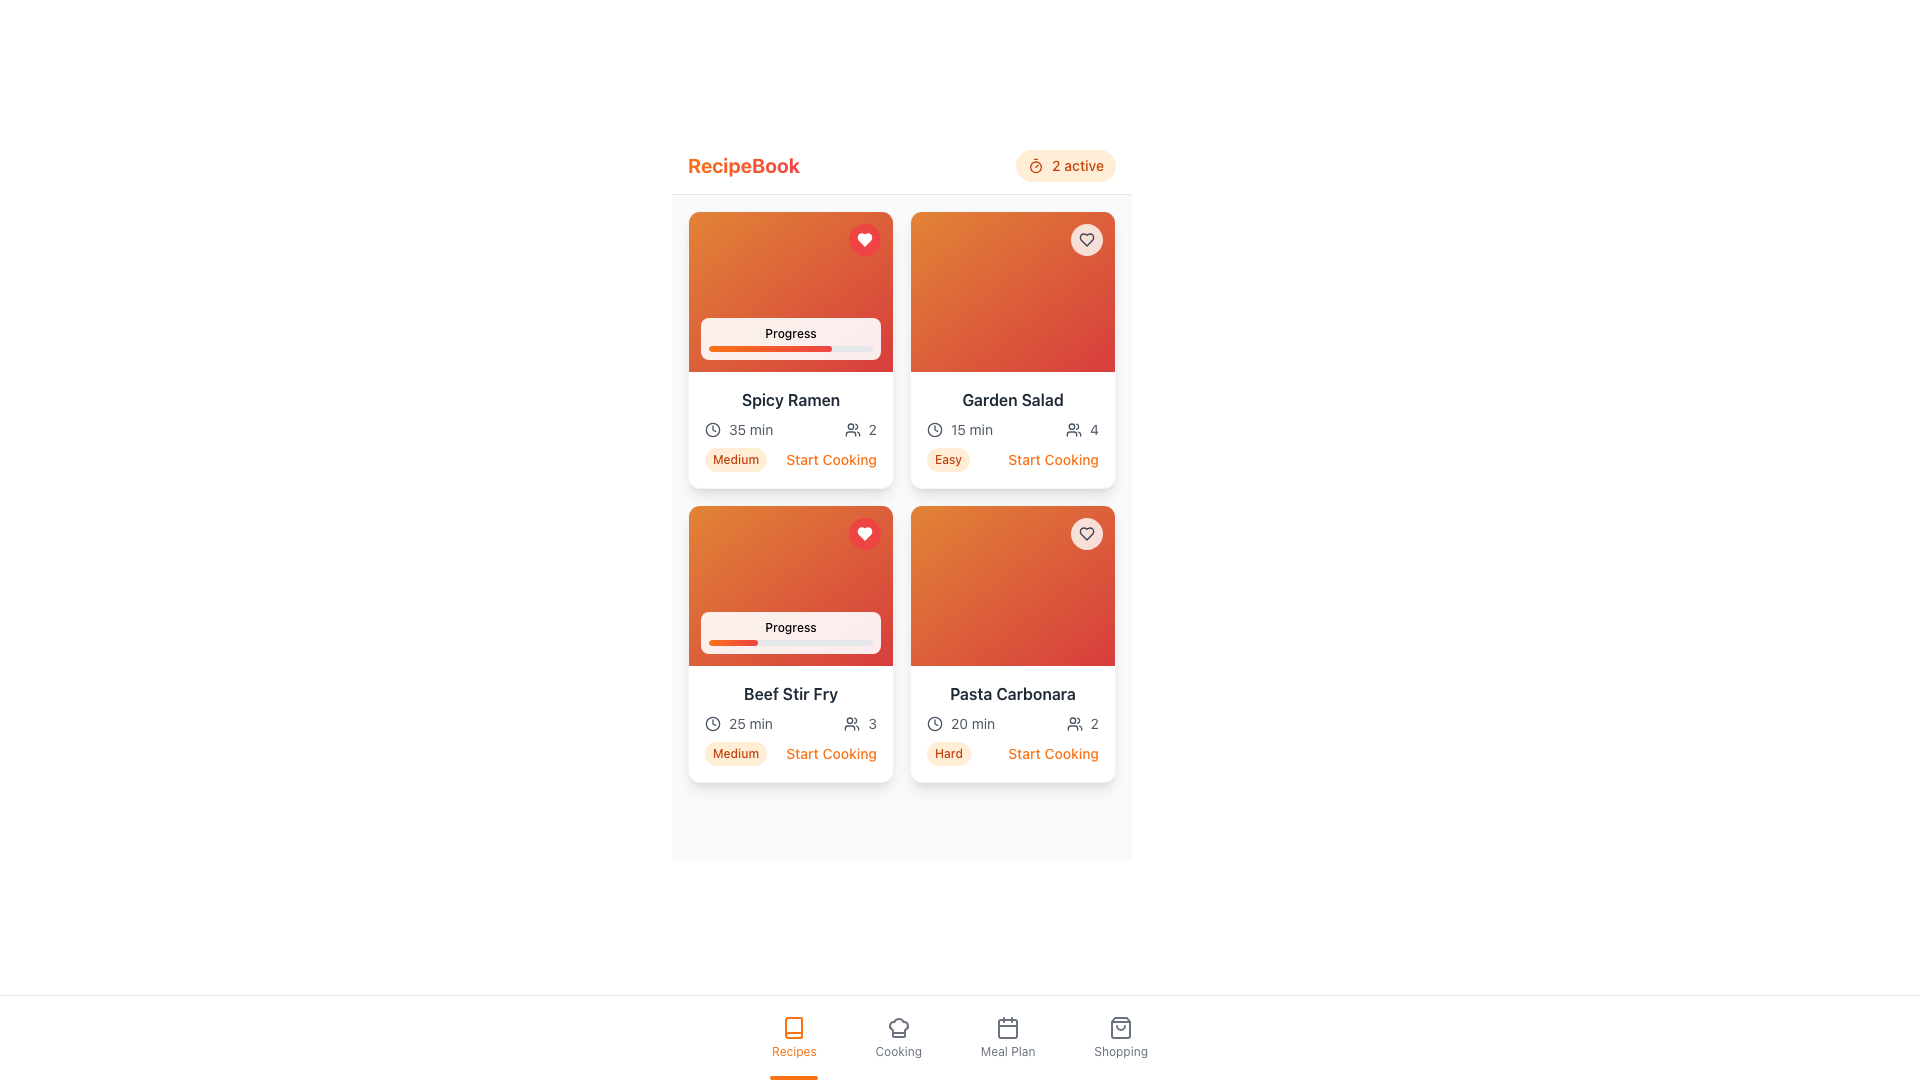 This screenshot has height=1080, width=1920. What do you see at coordinates (790, 627) in the screenshot?
I see `the 'Progress' text label element located above the progress bar in the 'Beef Stir Fry' card` at bounding box center [790, 627].